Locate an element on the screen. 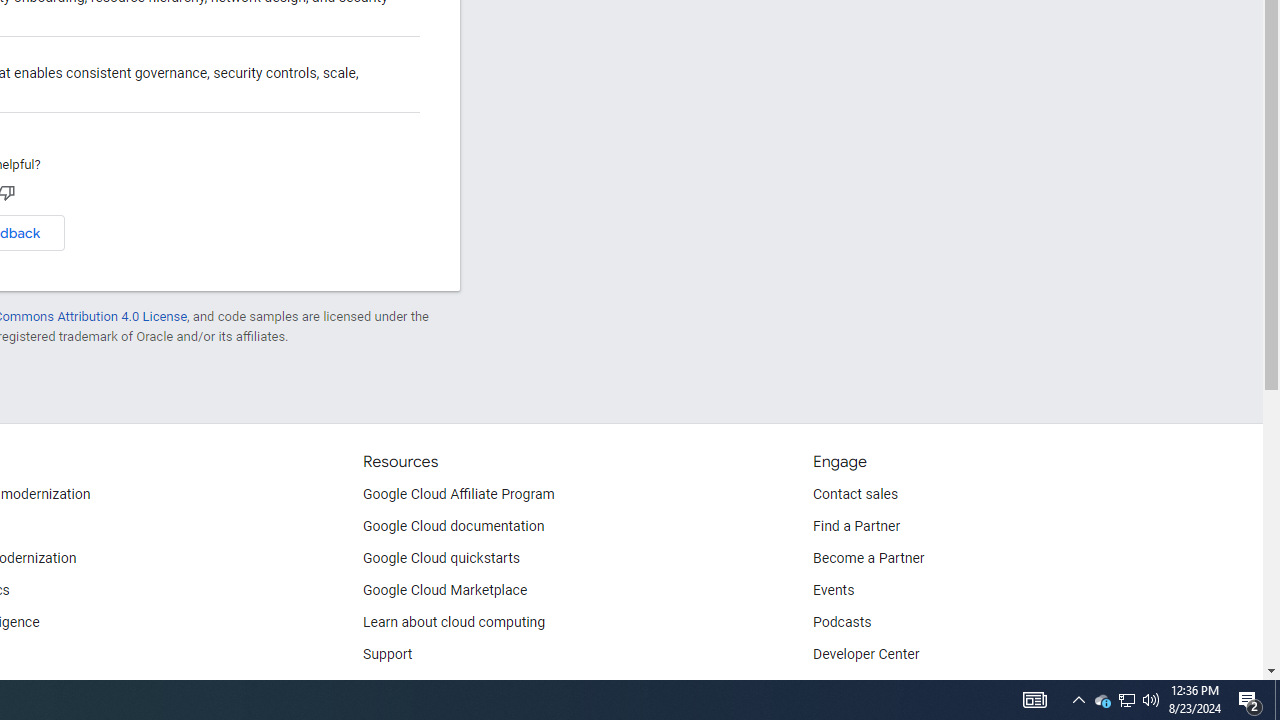 This screenshot has height=720, width=1280. 'Become a Partner' is located at coordinates (869, 559).